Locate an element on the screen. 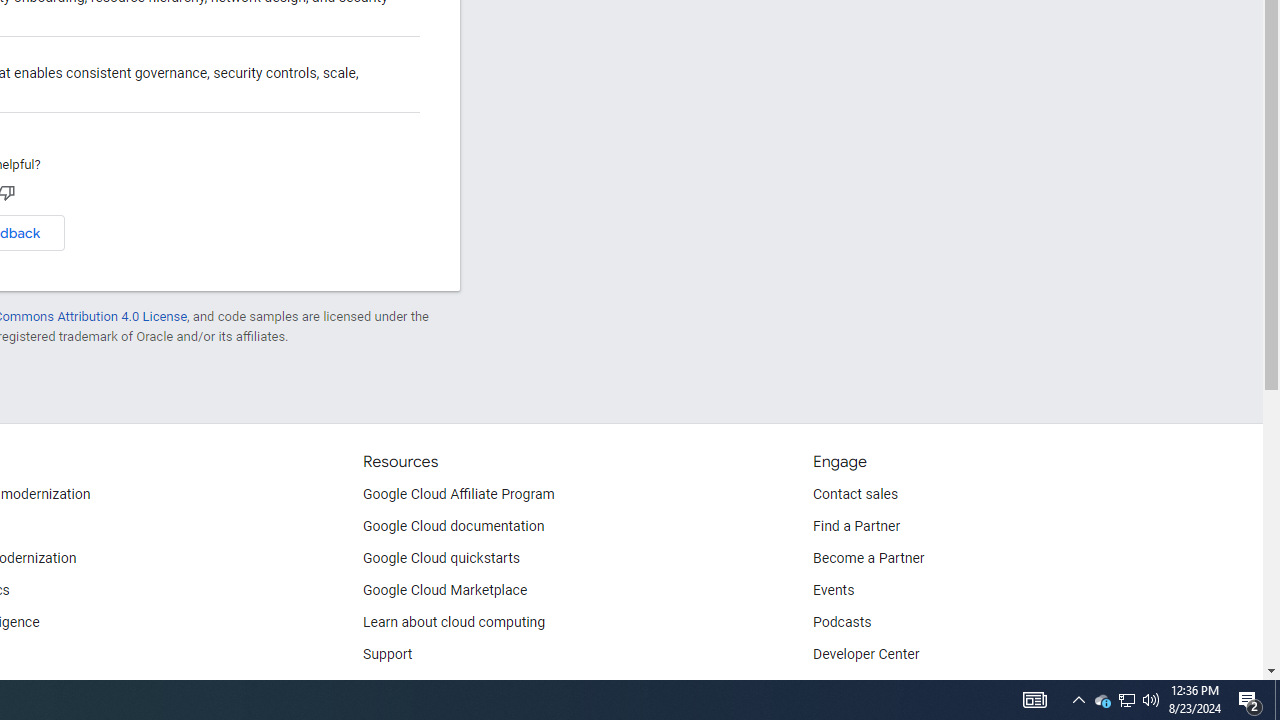 This screenshot has height=720, width=1280. 'Become a Partner' is located at coordinates (869, 559).